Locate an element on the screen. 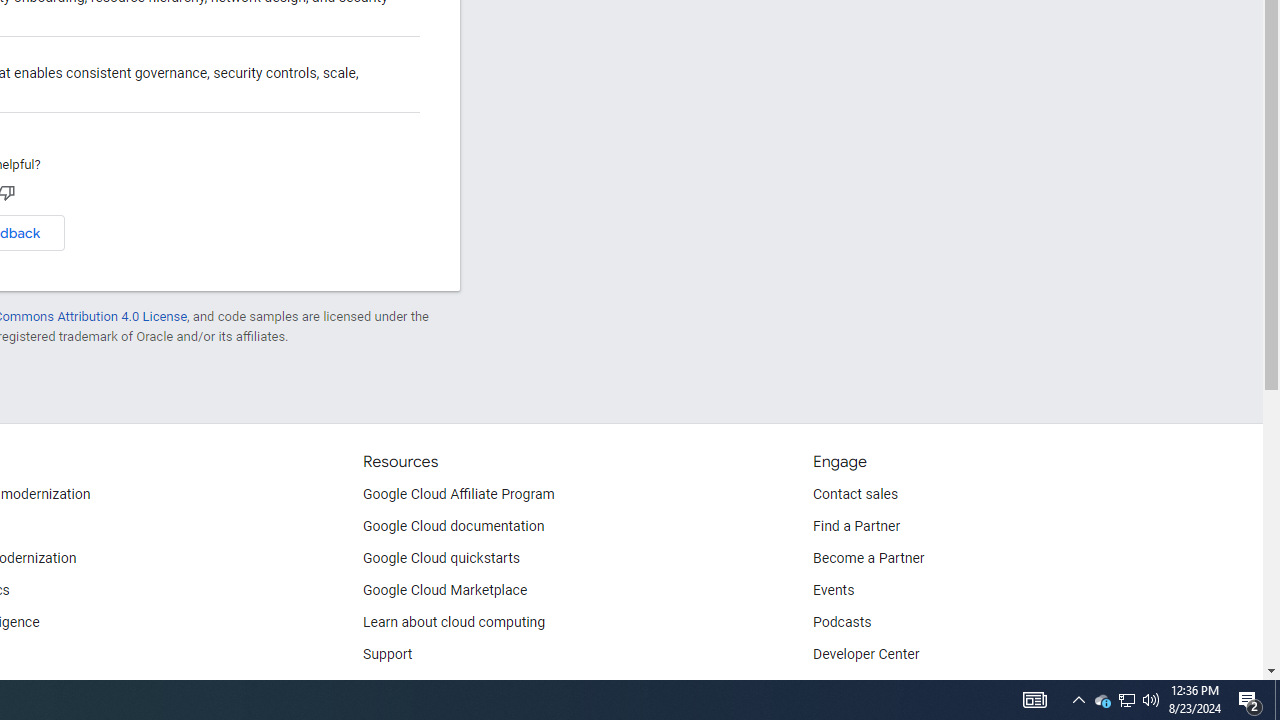 This screenshot has height=720, width=1280. 'Become a Partner' is located at coordinates (869, 559).